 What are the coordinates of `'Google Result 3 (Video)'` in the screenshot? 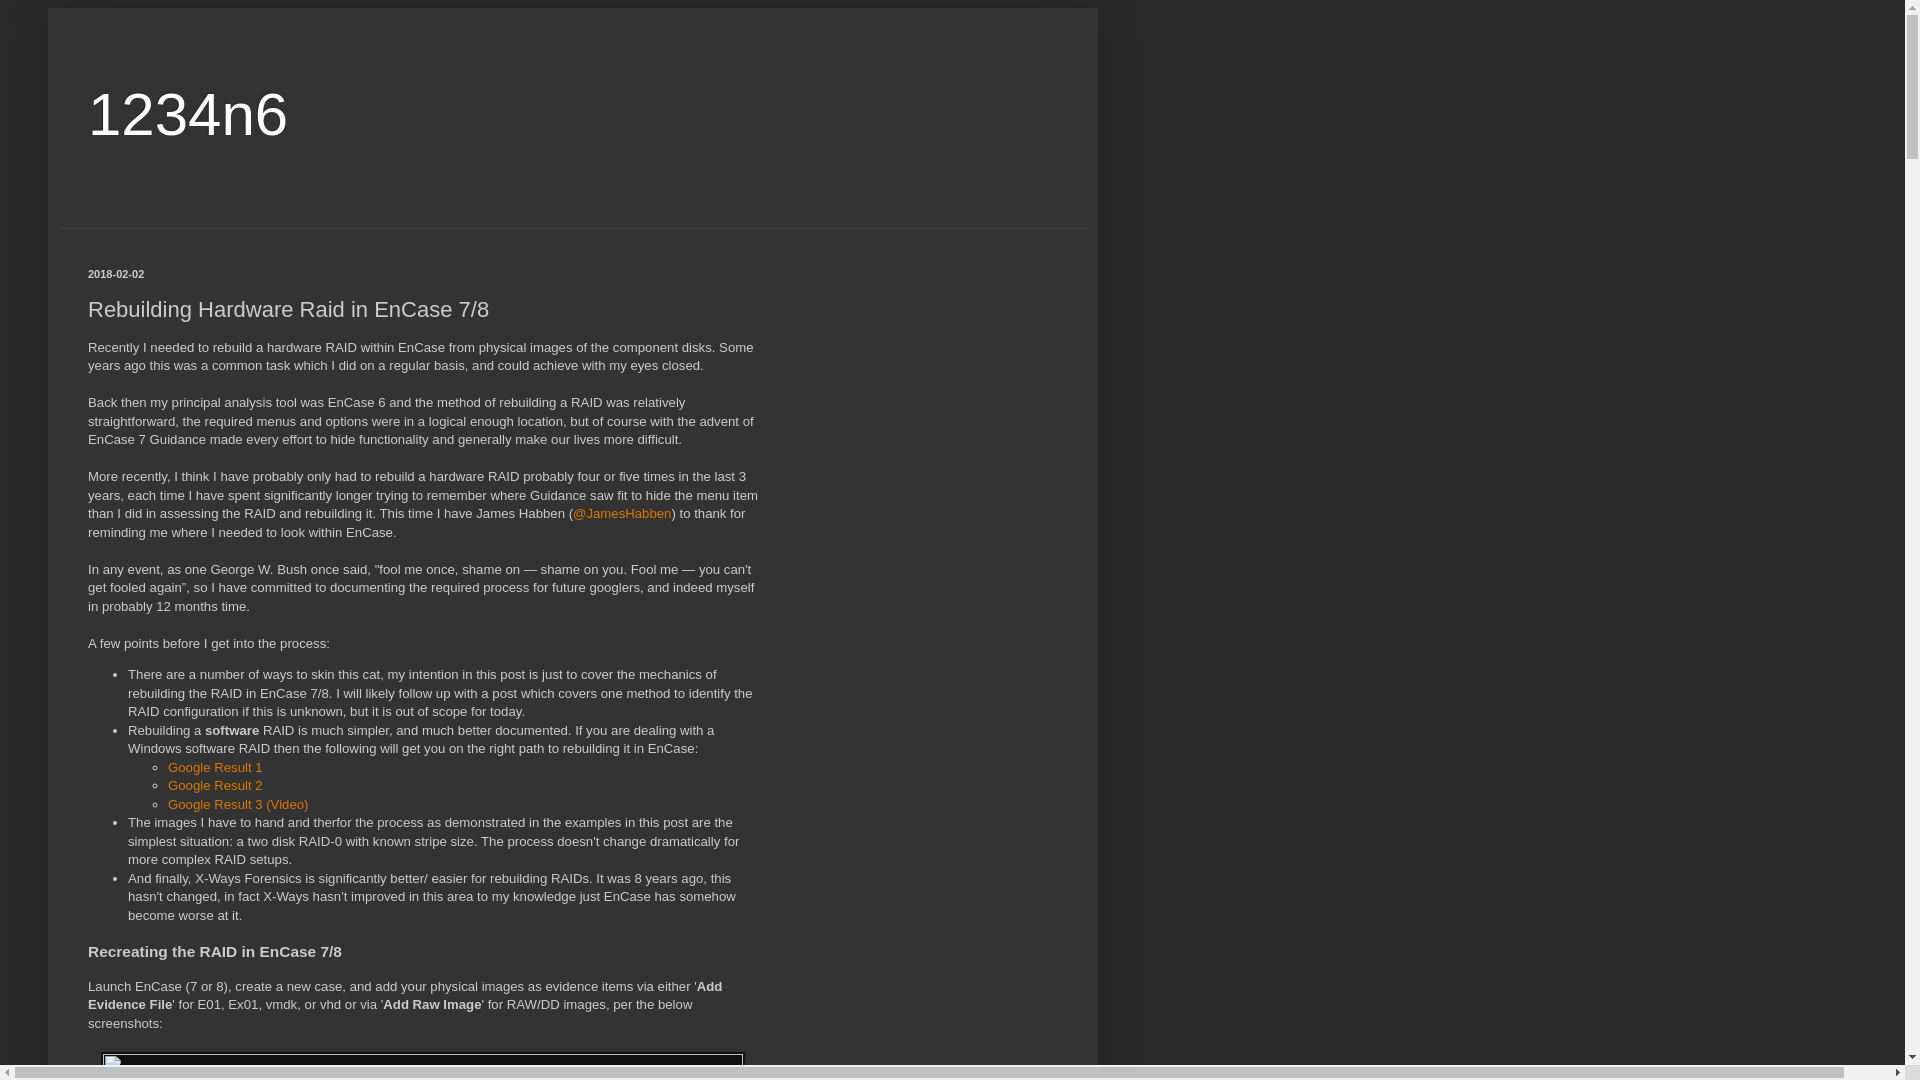 It's located at (238, 803).